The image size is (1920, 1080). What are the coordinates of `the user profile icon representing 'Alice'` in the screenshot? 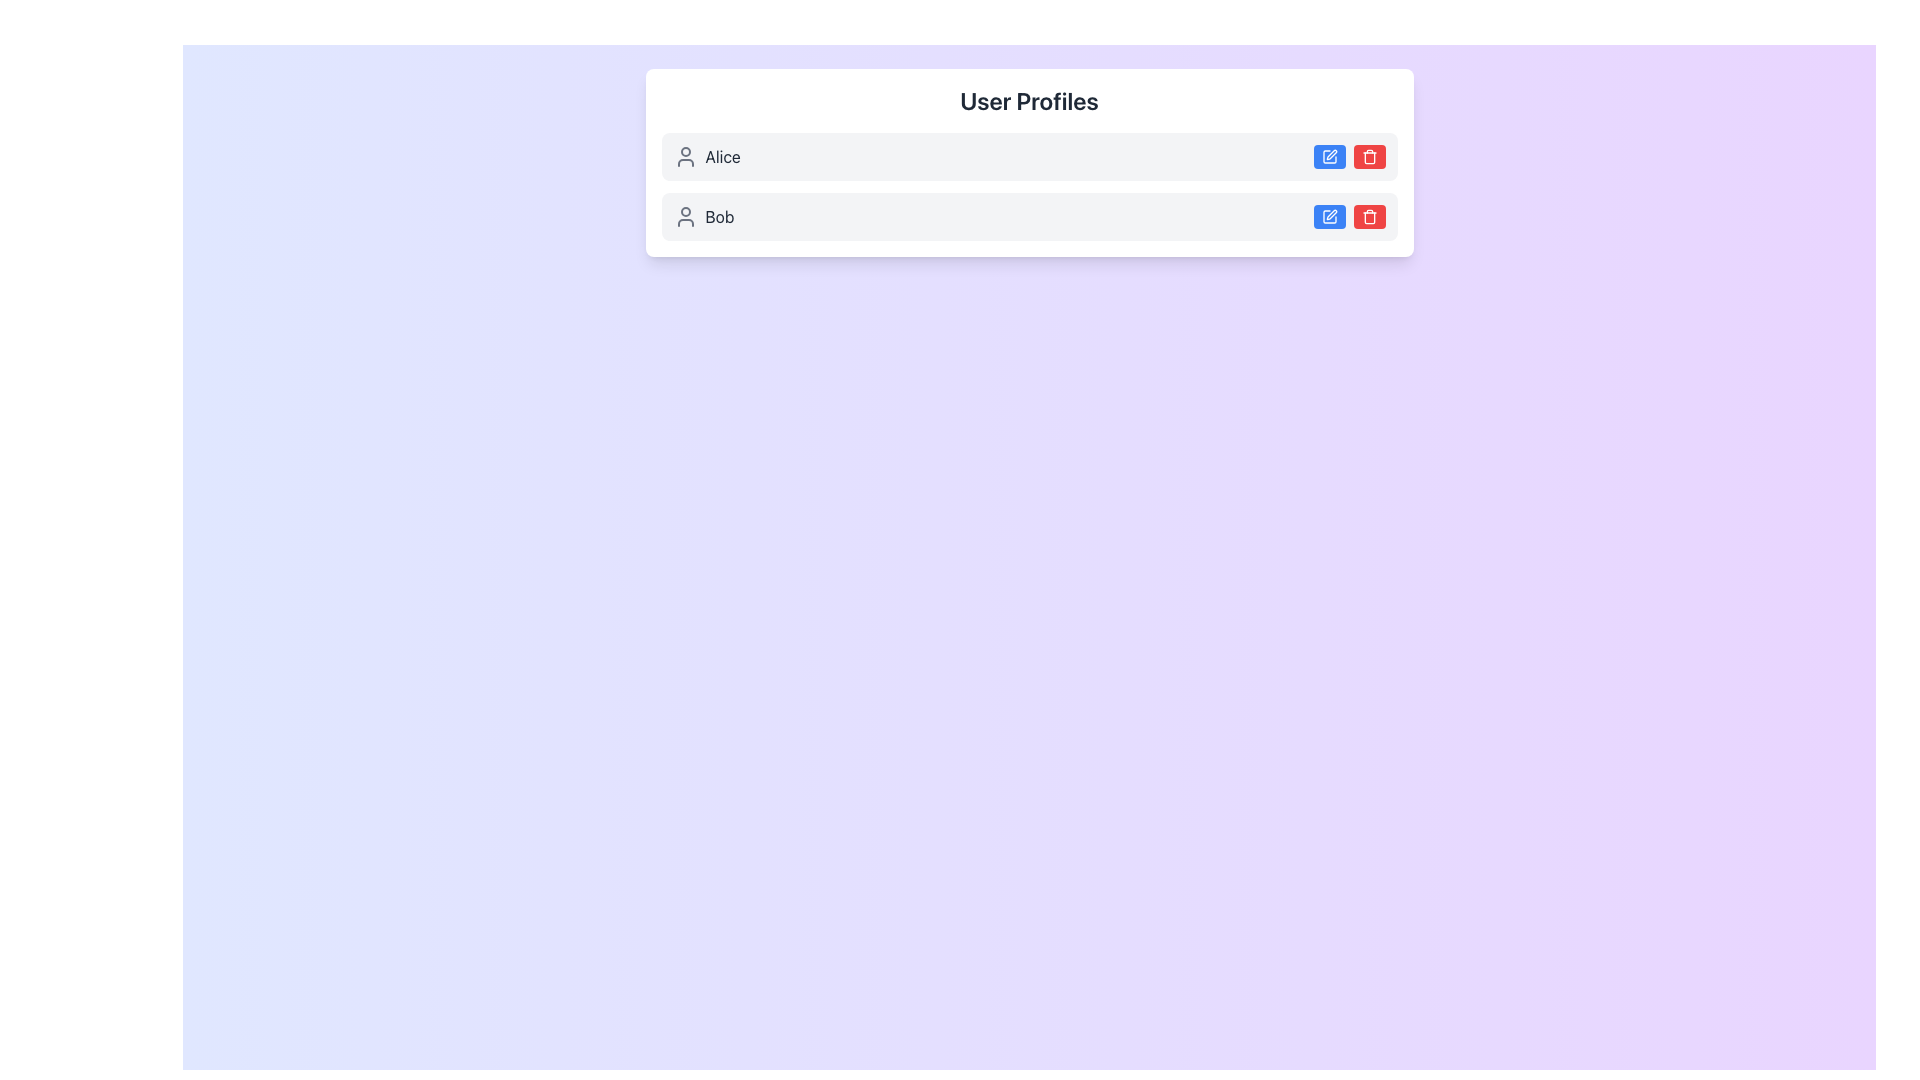 It's located at (685, 156).